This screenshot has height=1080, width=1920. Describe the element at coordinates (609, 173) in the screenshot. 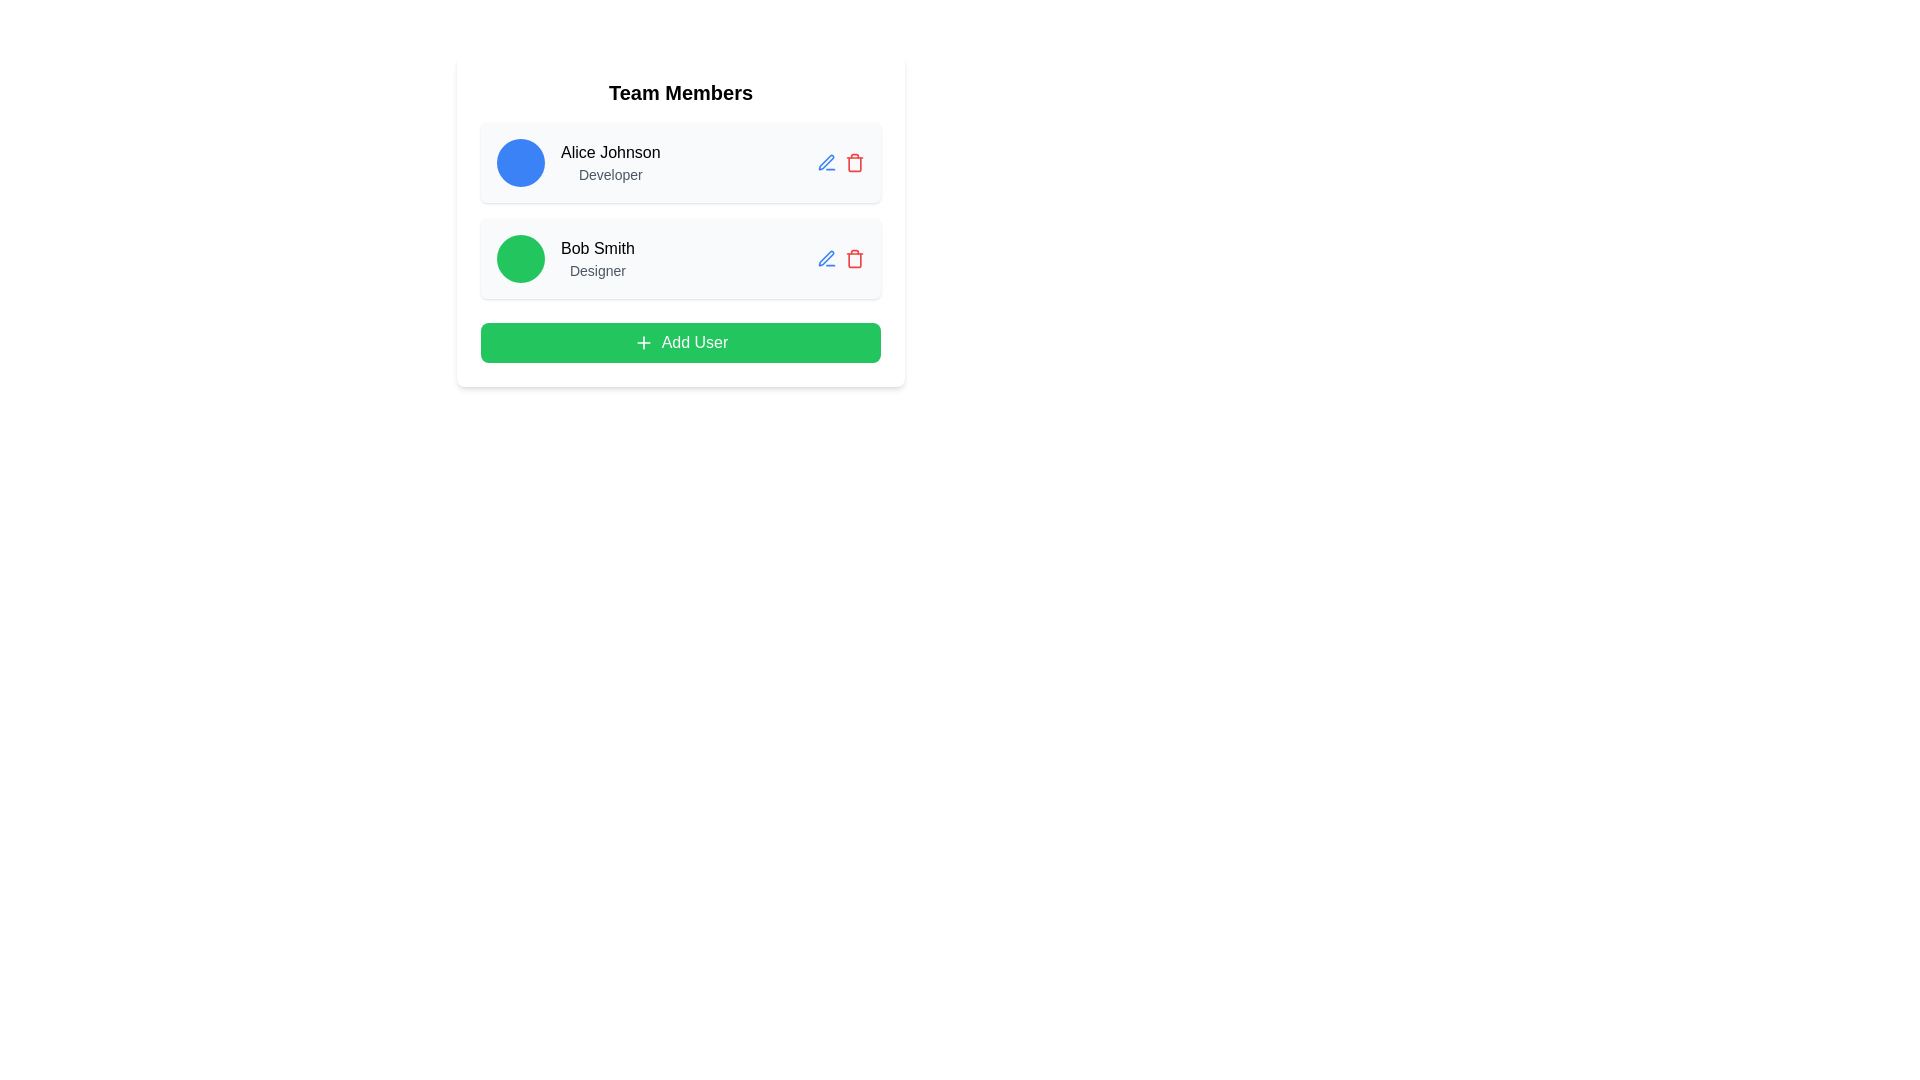

I see `the text label indicating the role 'Developer' for the individual 'Alice Johnson' in the team list` at that location.